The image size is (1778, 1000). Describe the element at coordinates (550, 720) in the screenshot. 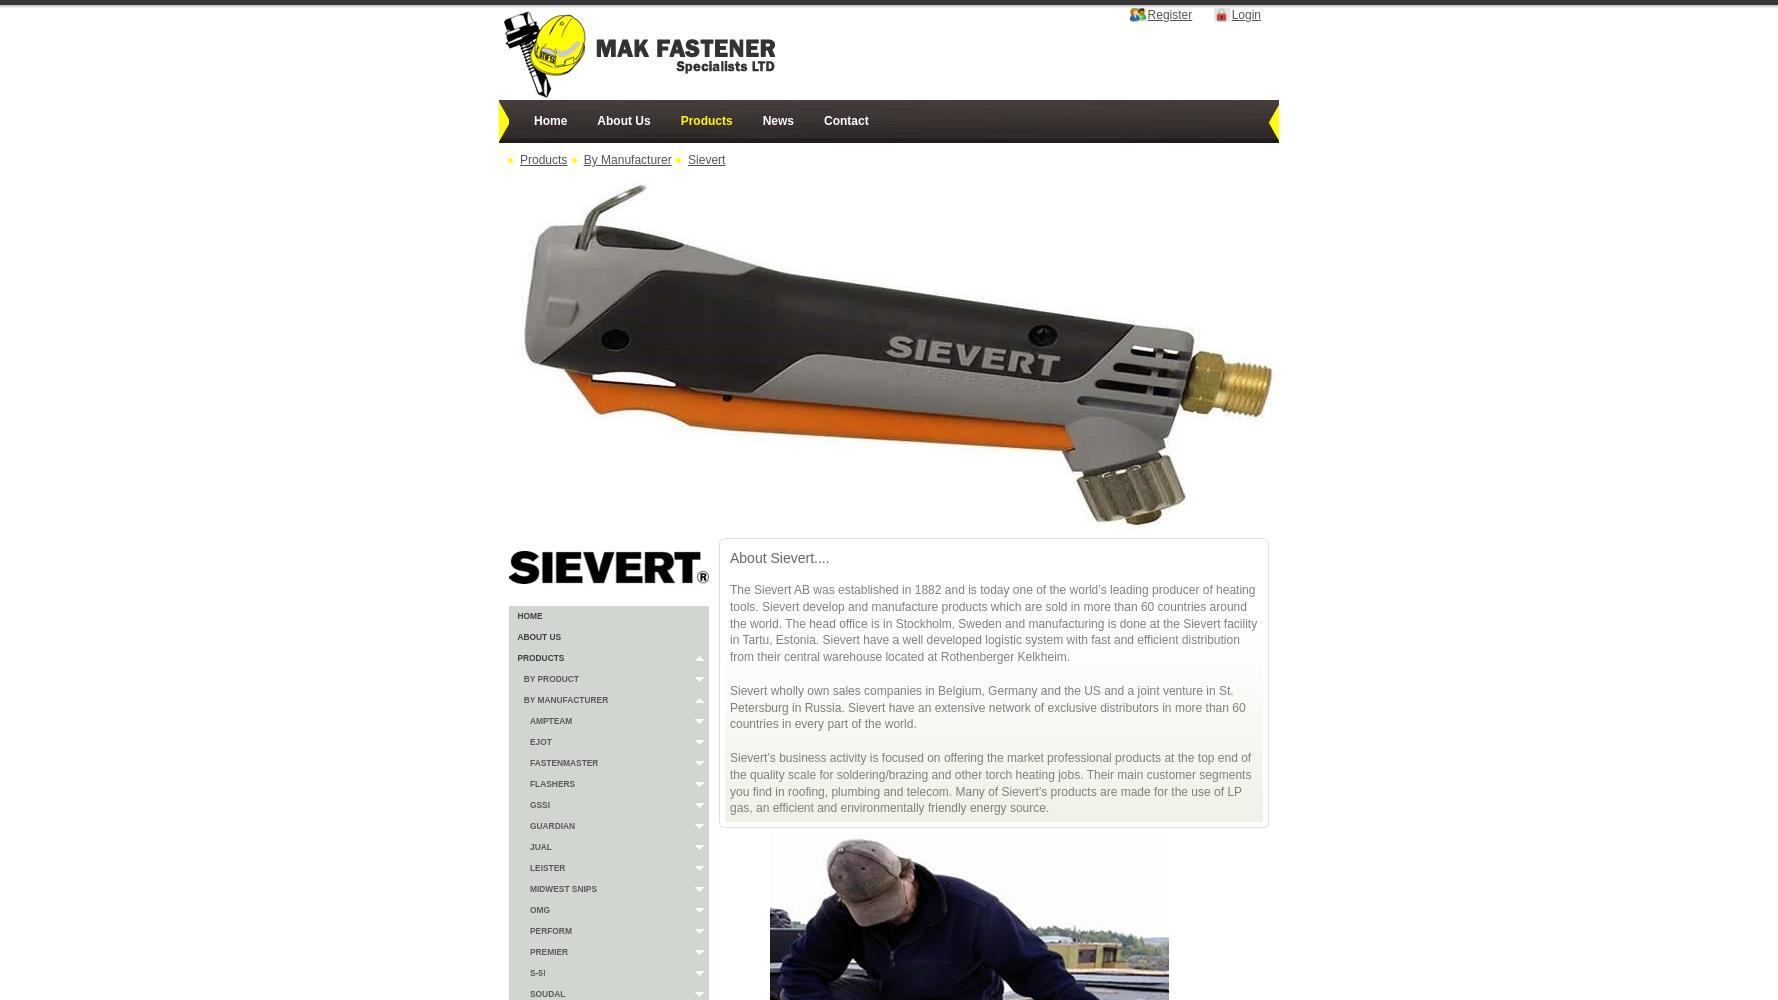

I see `'Ampteam'` at that location.